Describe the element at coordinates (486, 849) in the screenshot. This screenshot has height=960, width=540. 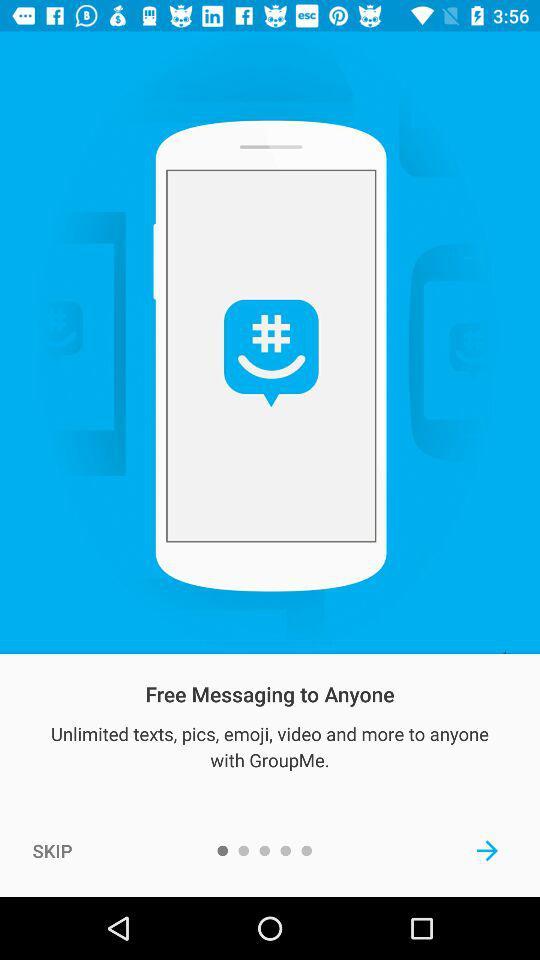
I see `next` at that location.